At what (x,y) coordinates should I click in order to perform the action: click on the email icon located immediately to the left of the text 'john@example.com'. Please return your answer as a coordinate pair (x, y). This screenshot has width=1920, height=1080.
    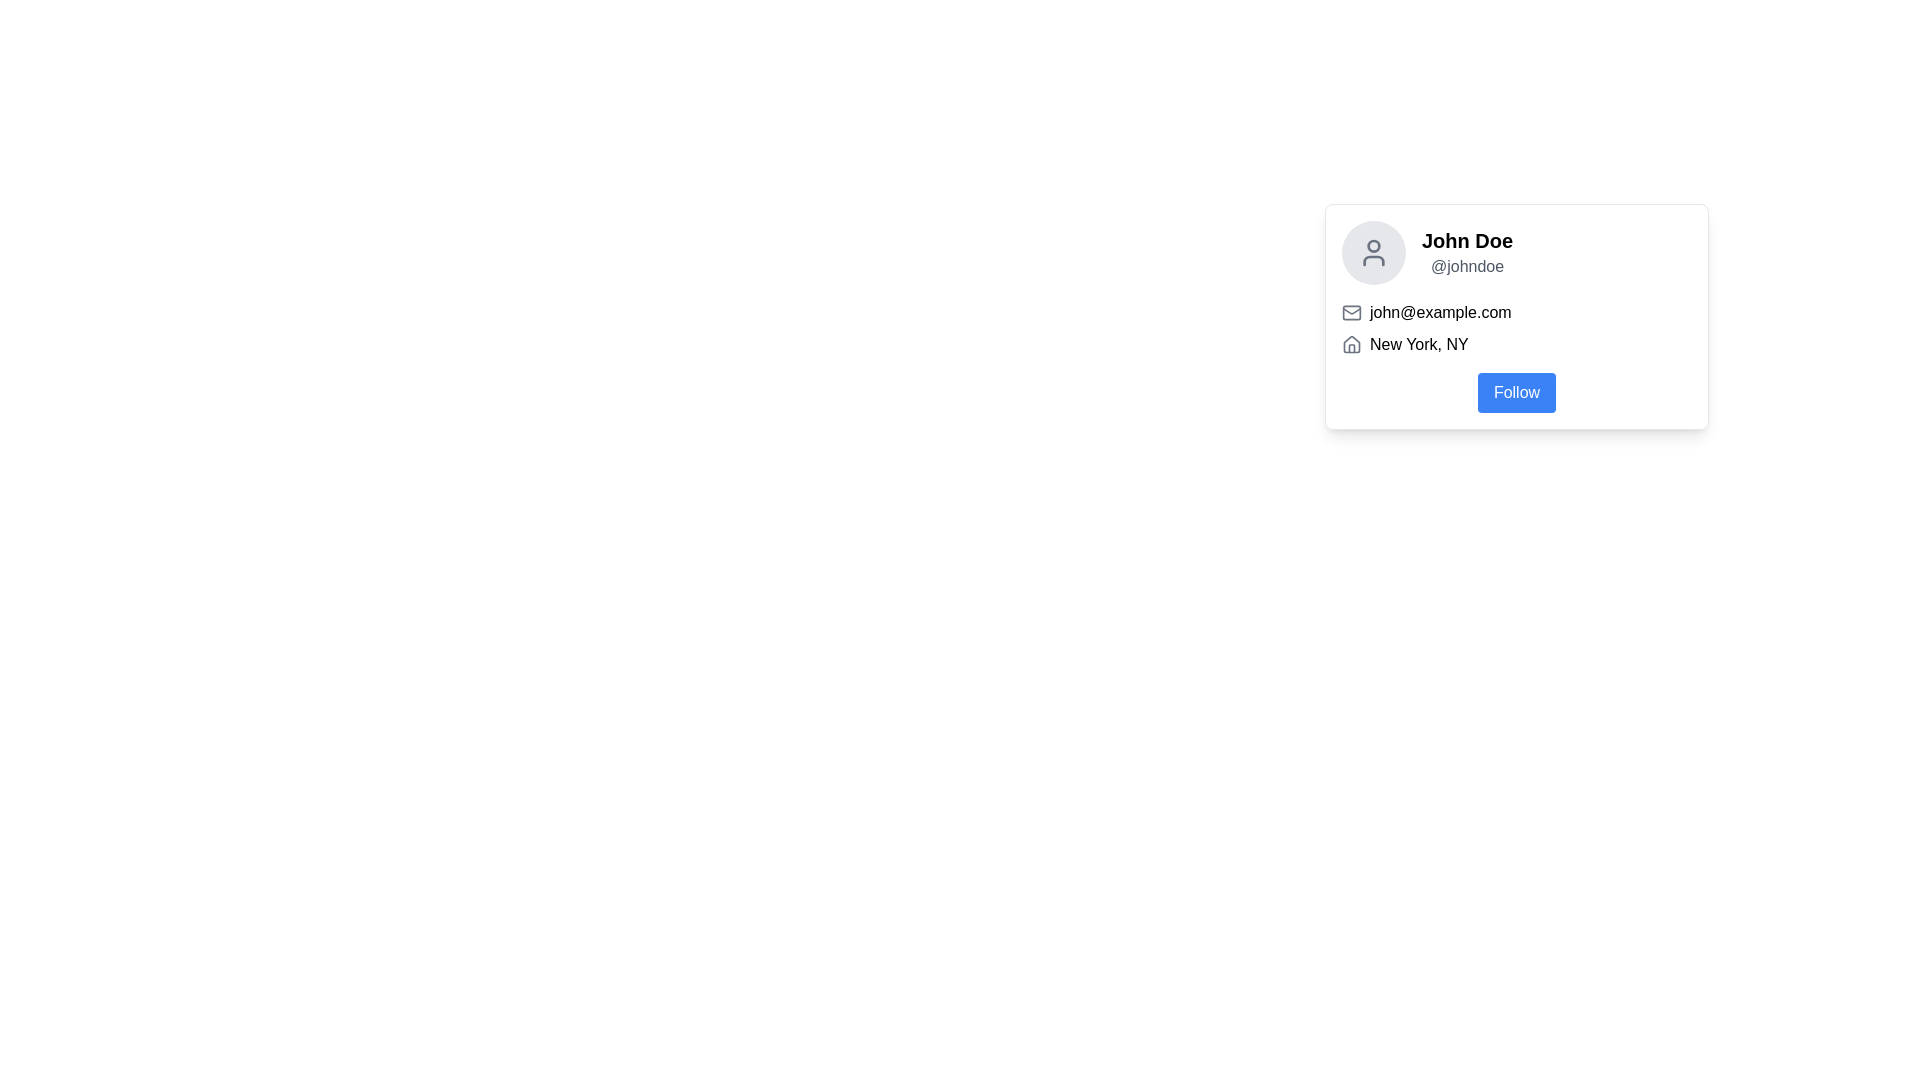
    Looking at the image, I should click on (1352, 312).